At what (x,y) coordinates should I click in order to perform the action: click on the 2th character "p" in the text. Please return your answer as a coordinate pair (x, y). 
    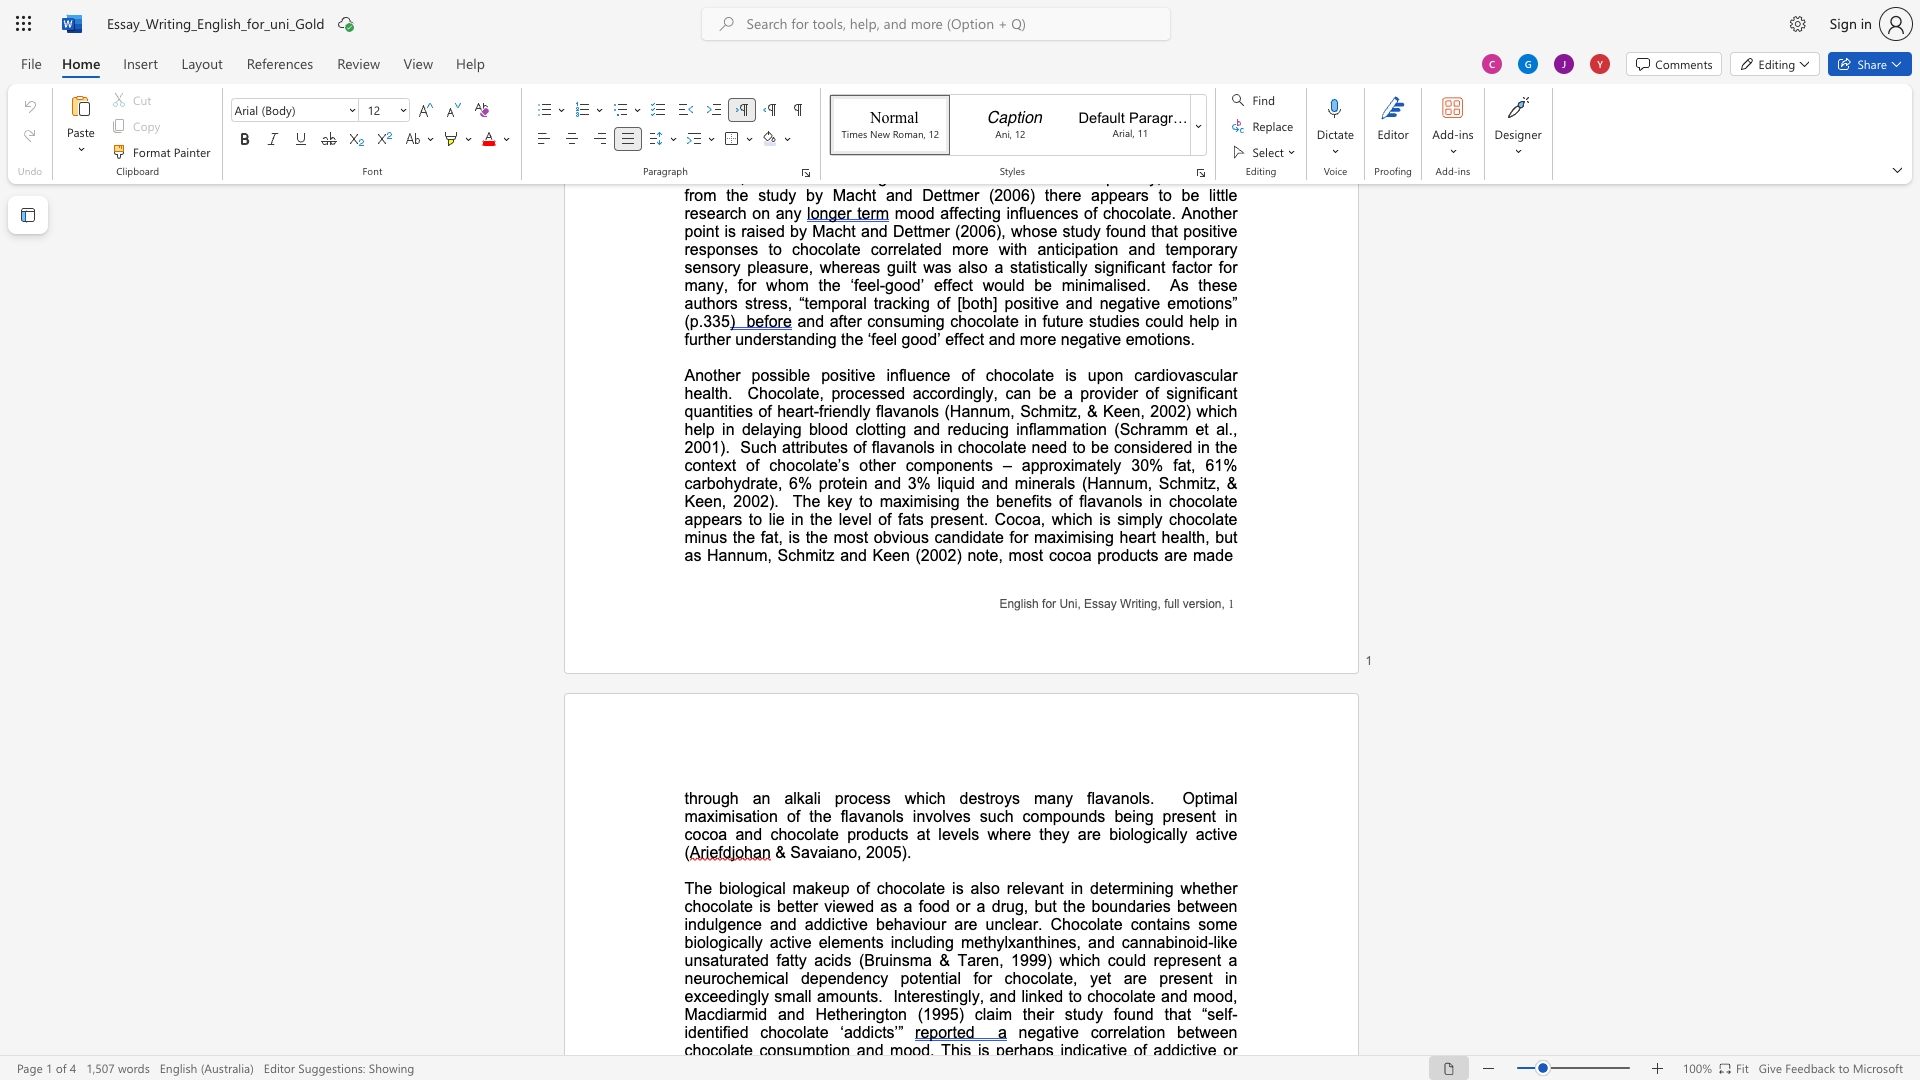
    Looking at the image, I should click on (904, 977).